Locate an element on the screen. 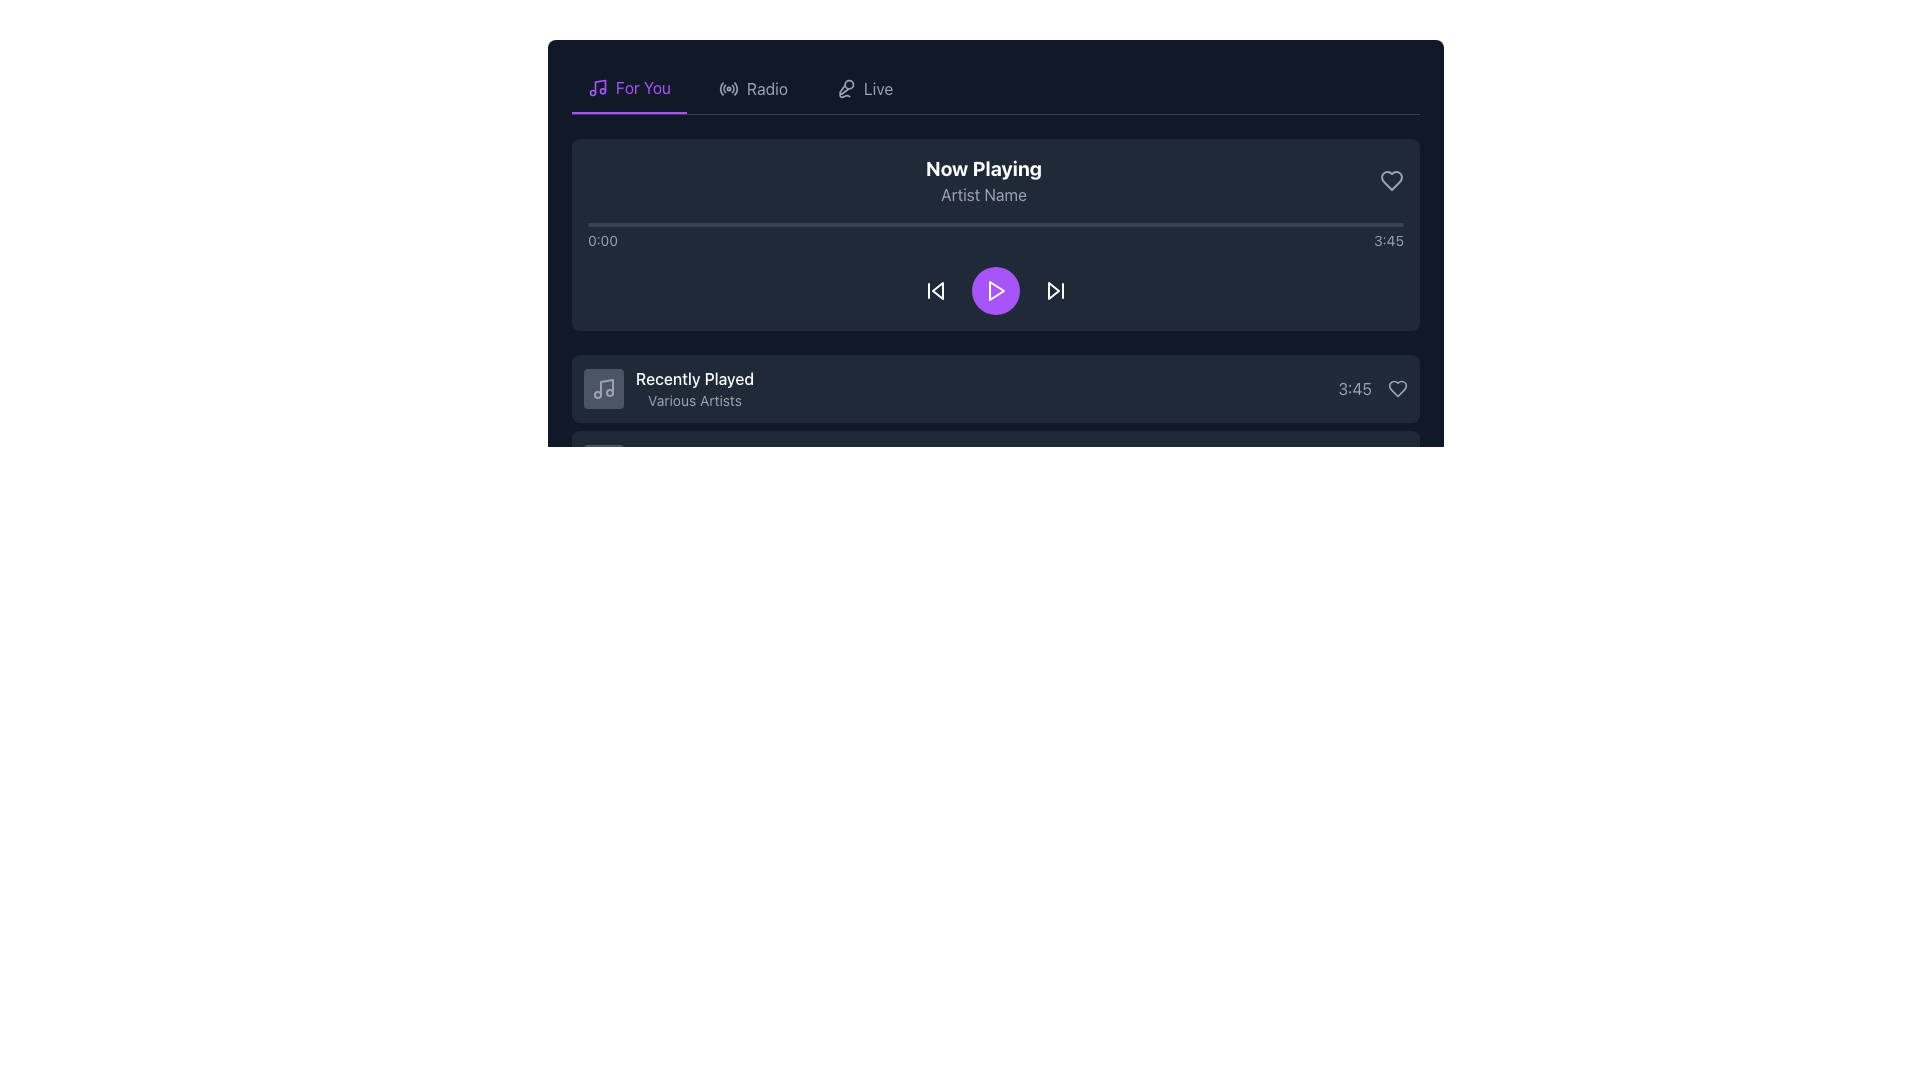 The width and height of the screenshot is (1920, 1080). the text display showing '3:45' in gray font, located next to a heart-shaped icon in the bottom-right section of the music playlist entry is located at coordinates (1372, 389).